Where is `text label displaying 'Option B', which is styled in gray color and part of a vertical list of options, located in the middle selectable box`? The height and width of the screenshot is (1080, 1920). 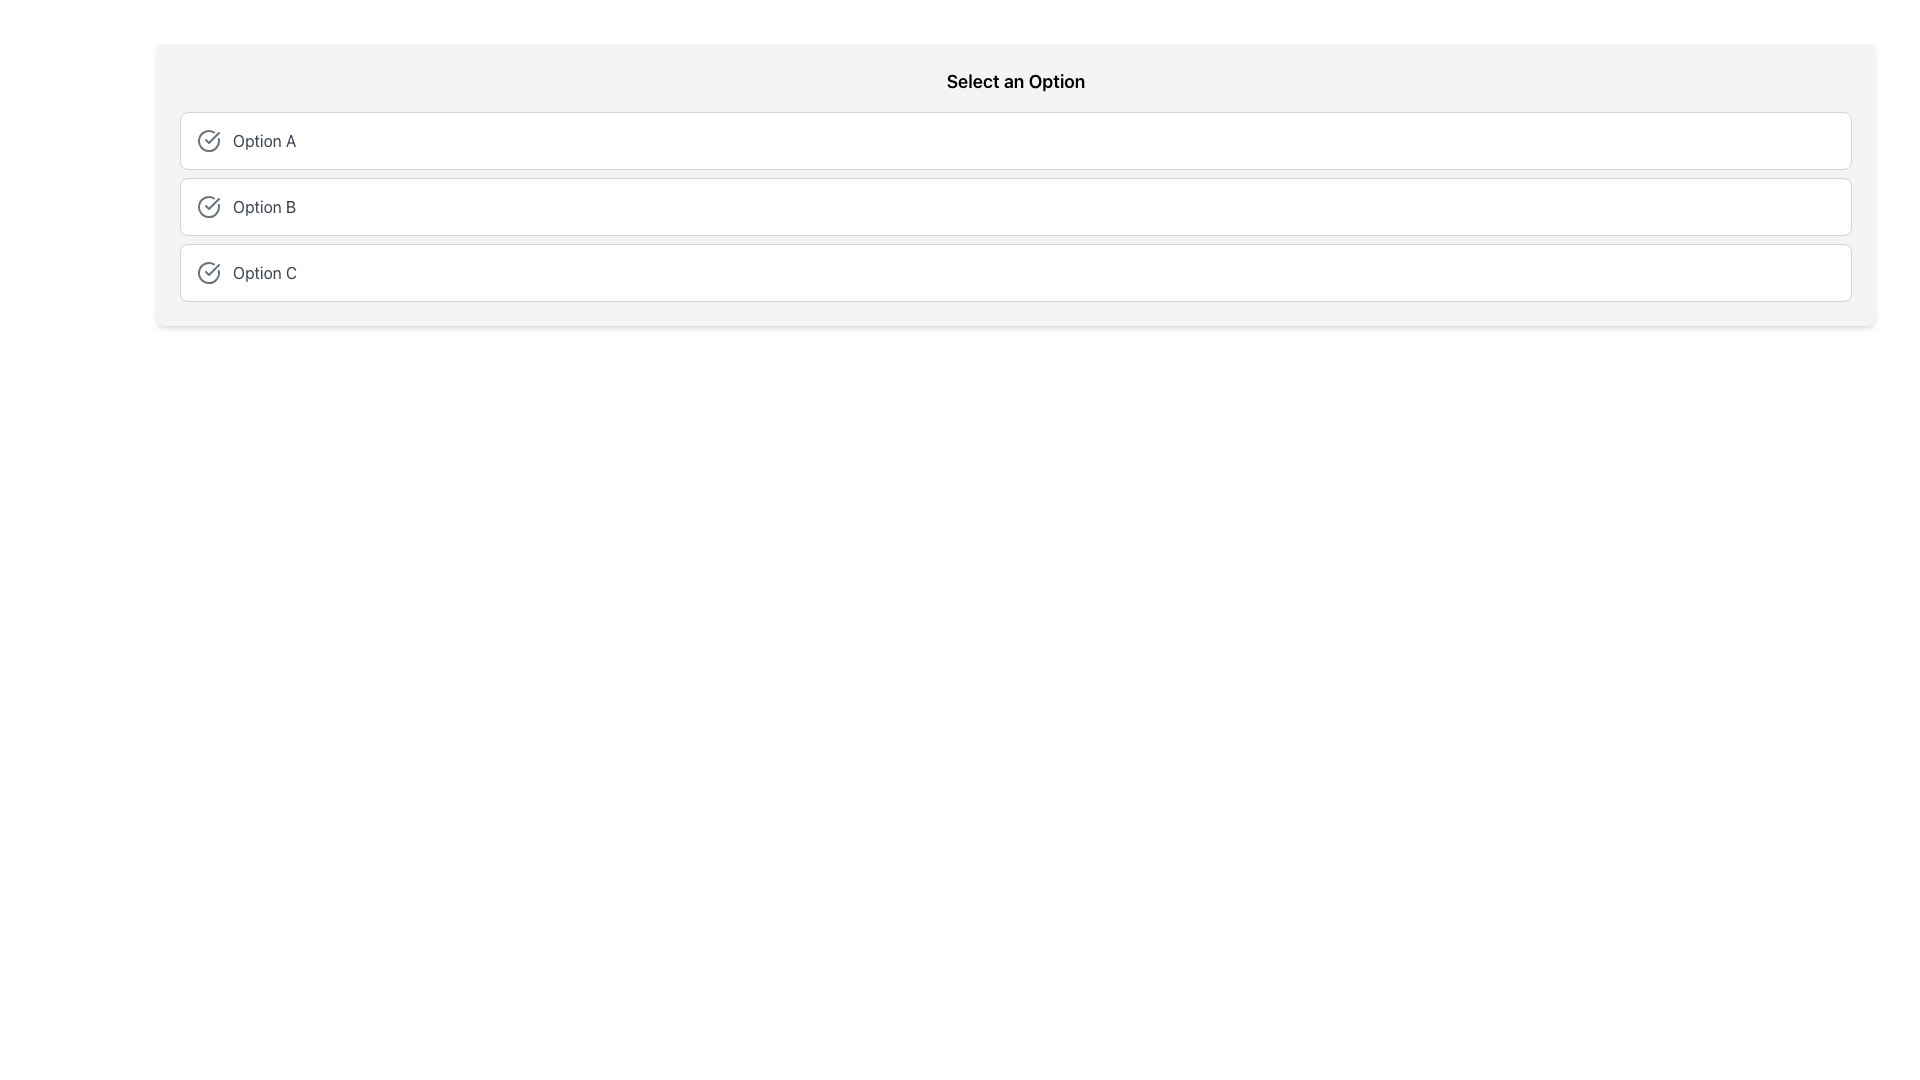
text label displaying 'Option B', which is styled in gray color and part of a vertical list of options, located in the middle selectable box is located at coordinates (263, 207).